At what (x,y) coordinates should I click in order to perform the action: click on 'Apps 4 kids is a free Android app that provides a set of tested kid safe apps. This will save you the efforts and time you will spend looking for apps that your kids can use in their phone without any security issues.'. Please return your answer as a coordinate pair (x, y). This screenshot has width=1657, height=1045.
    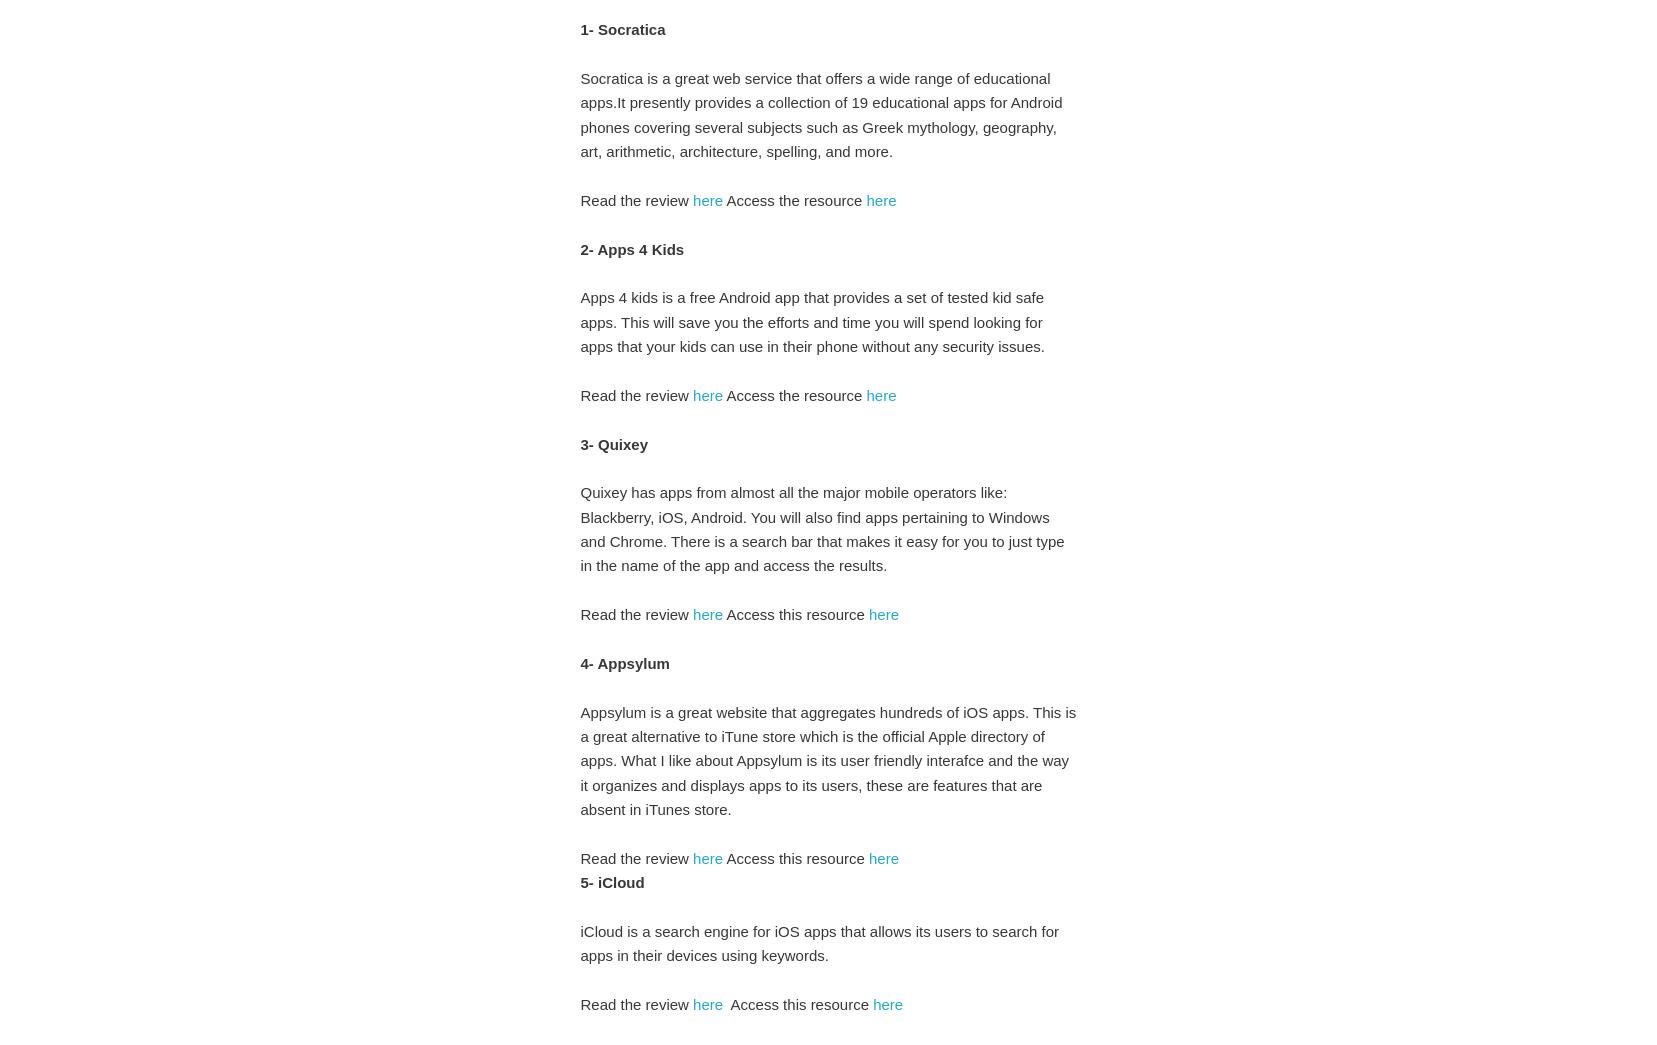
    Looking at the image, I should click on (815, 321).